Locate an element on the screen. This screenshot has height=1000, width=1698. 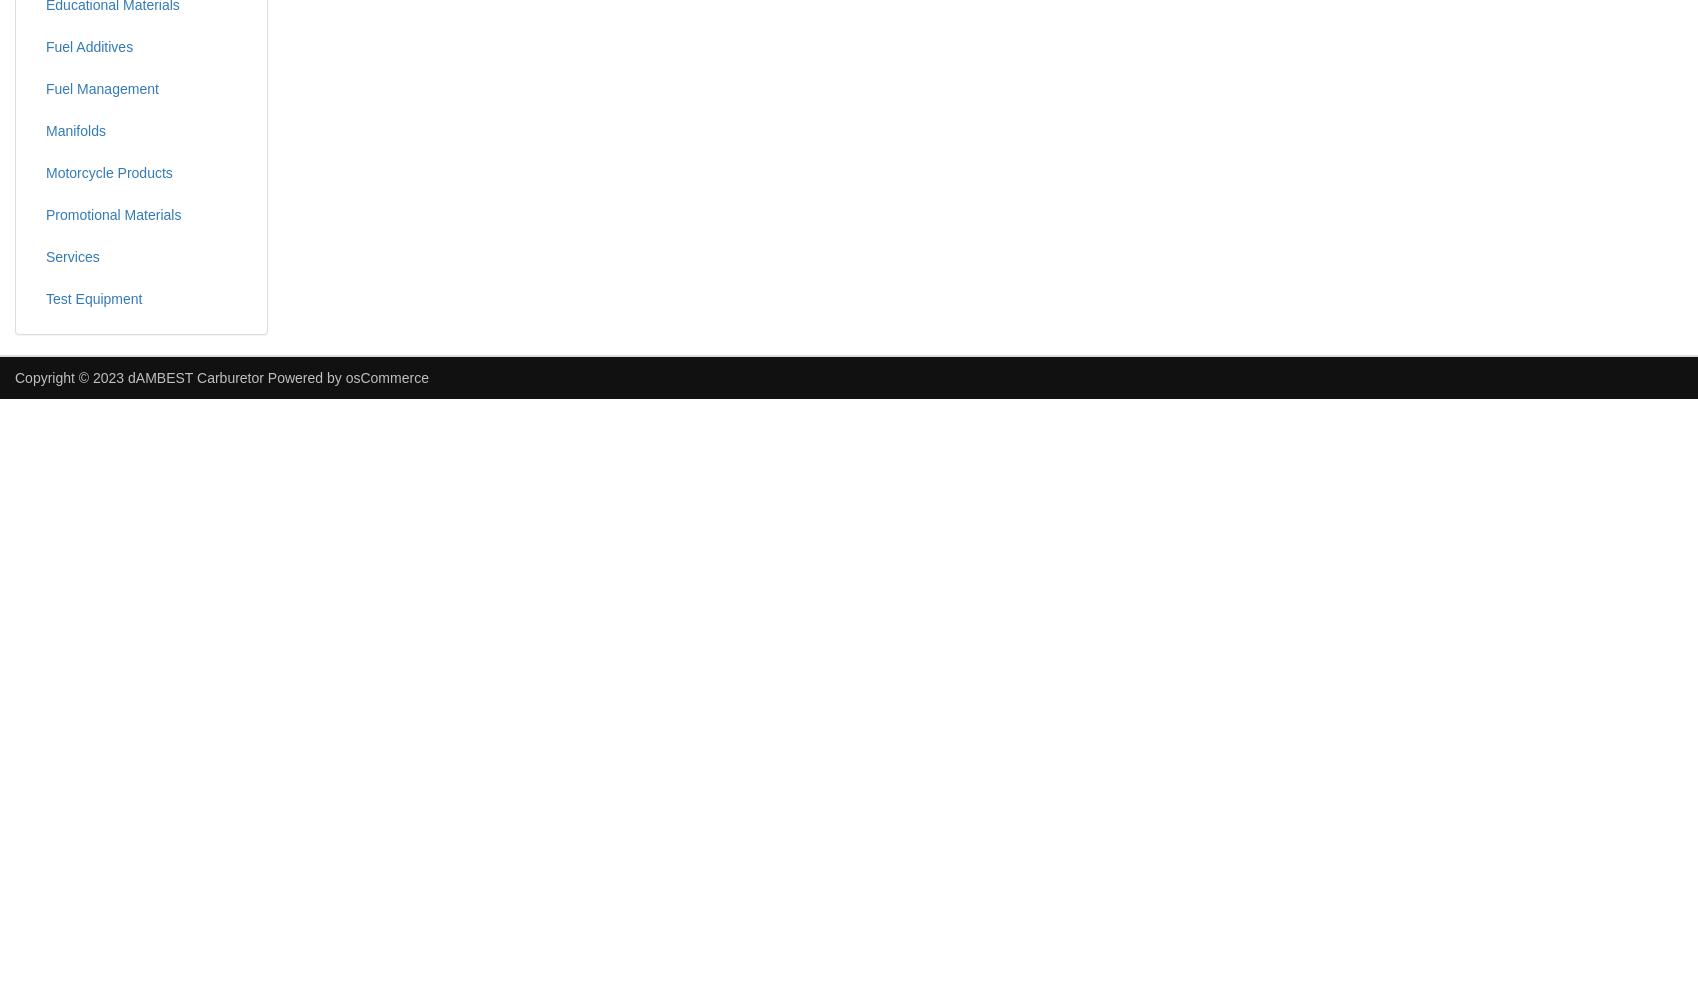
'Powered by' is located at coordinates (262, 377).